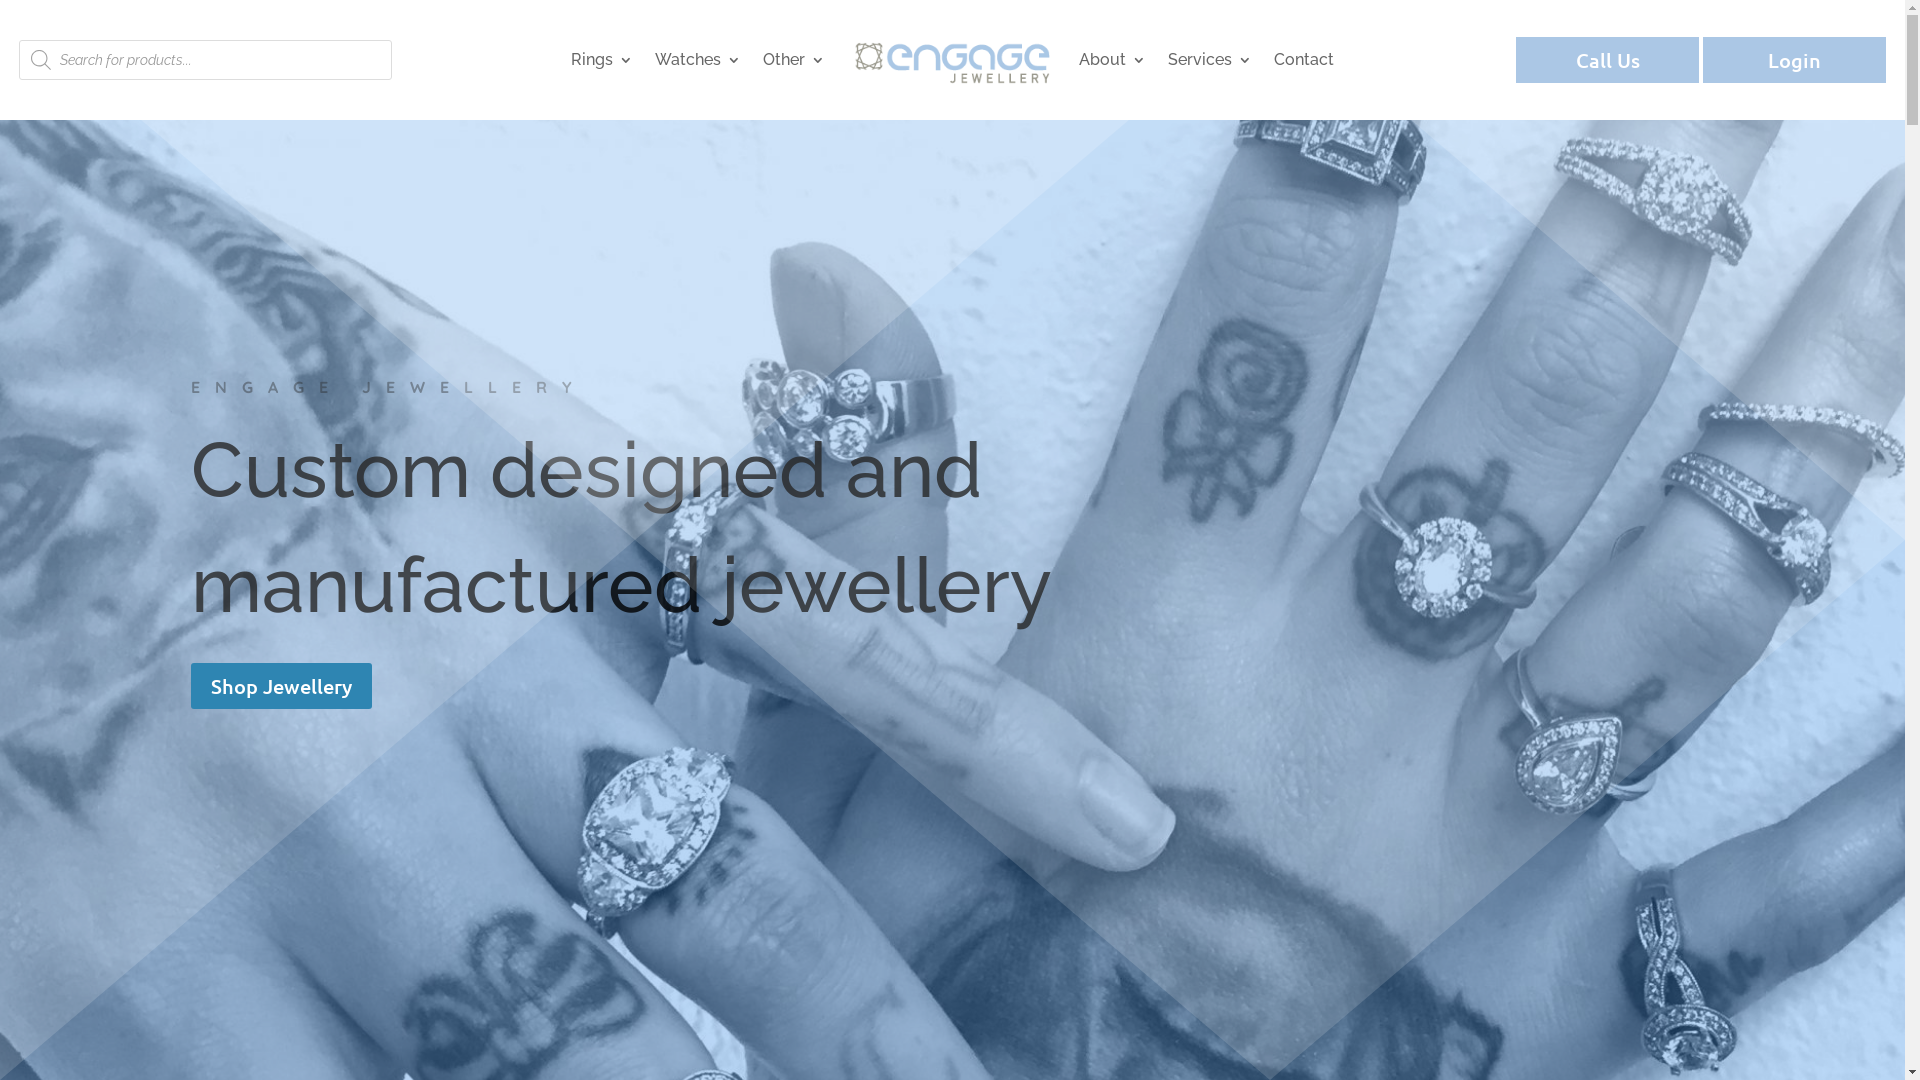 This screenshot has width=1920, height=1080. Describe the element at coordinates (600, 59) in the screenshot. I see `'Rings'` at that location.